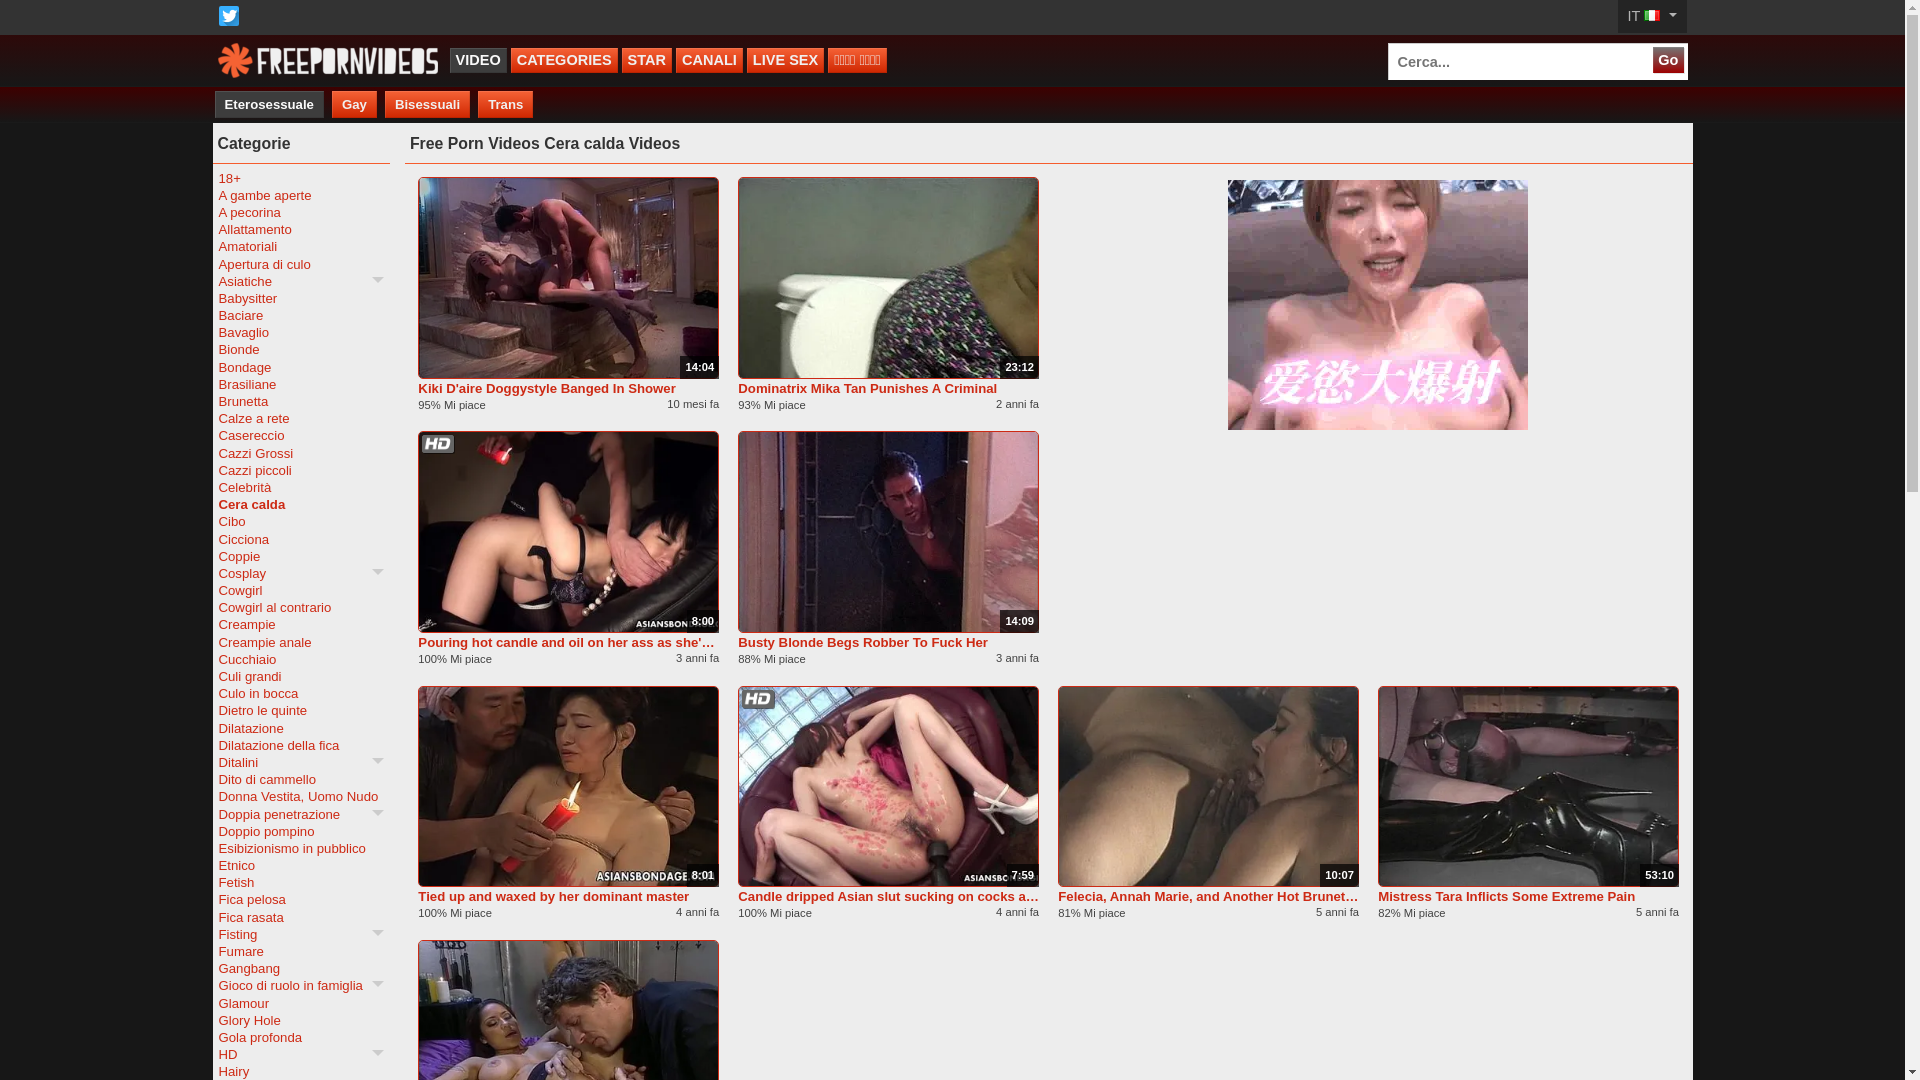  I want to click on 'Gola profonda', so click(300, 1036).